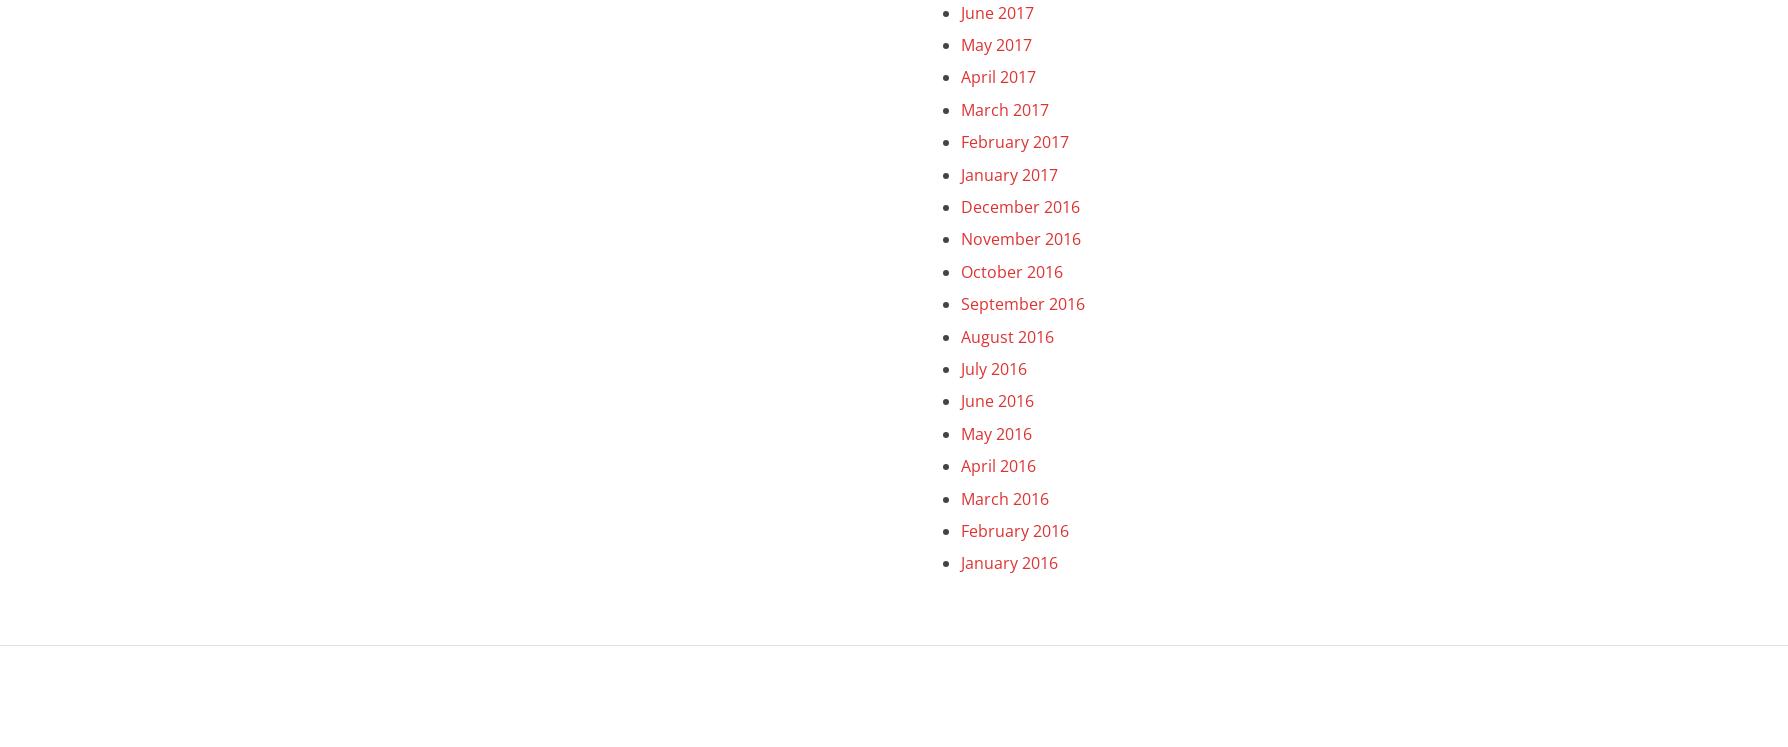  Describe the element at coordinates (959, 399) in the screenshot. I see `'June 2016'` at that location.